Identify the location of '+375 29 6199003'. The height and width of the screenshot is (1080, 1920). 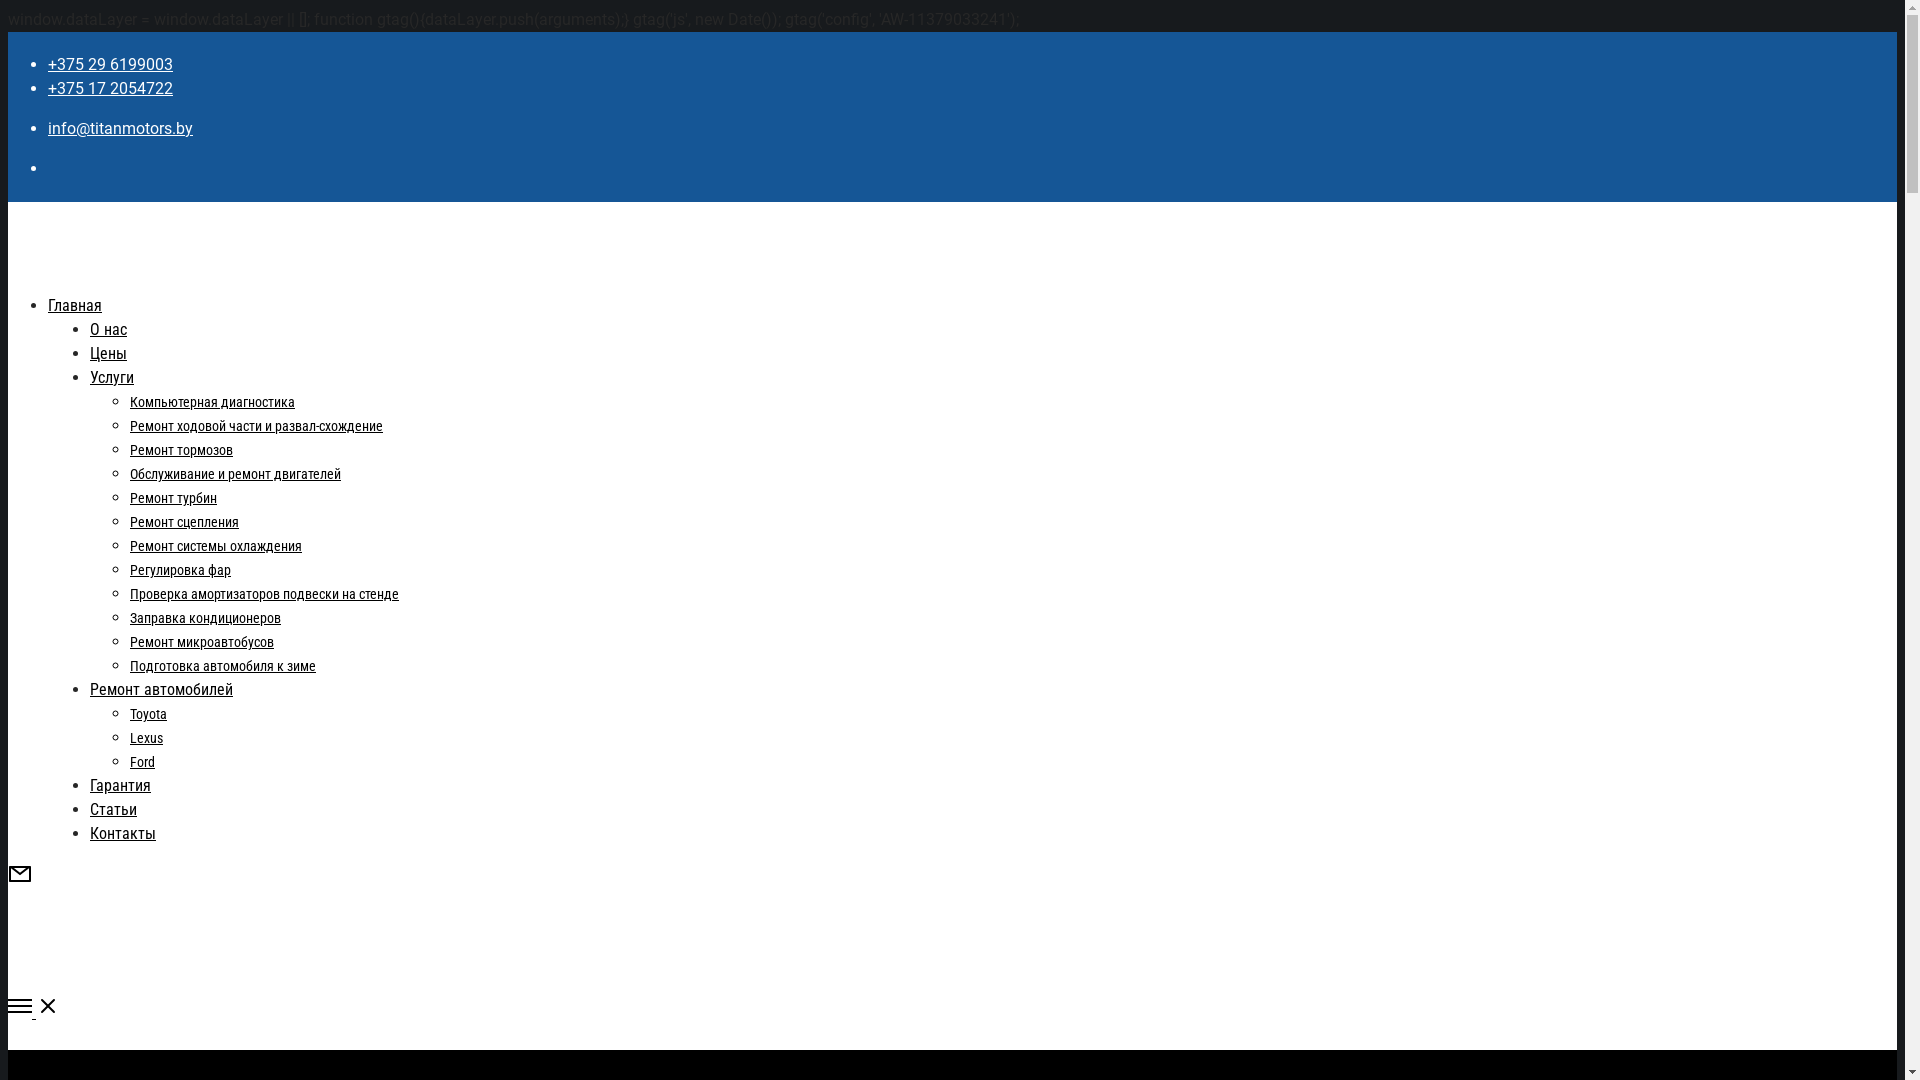
(109, 63).